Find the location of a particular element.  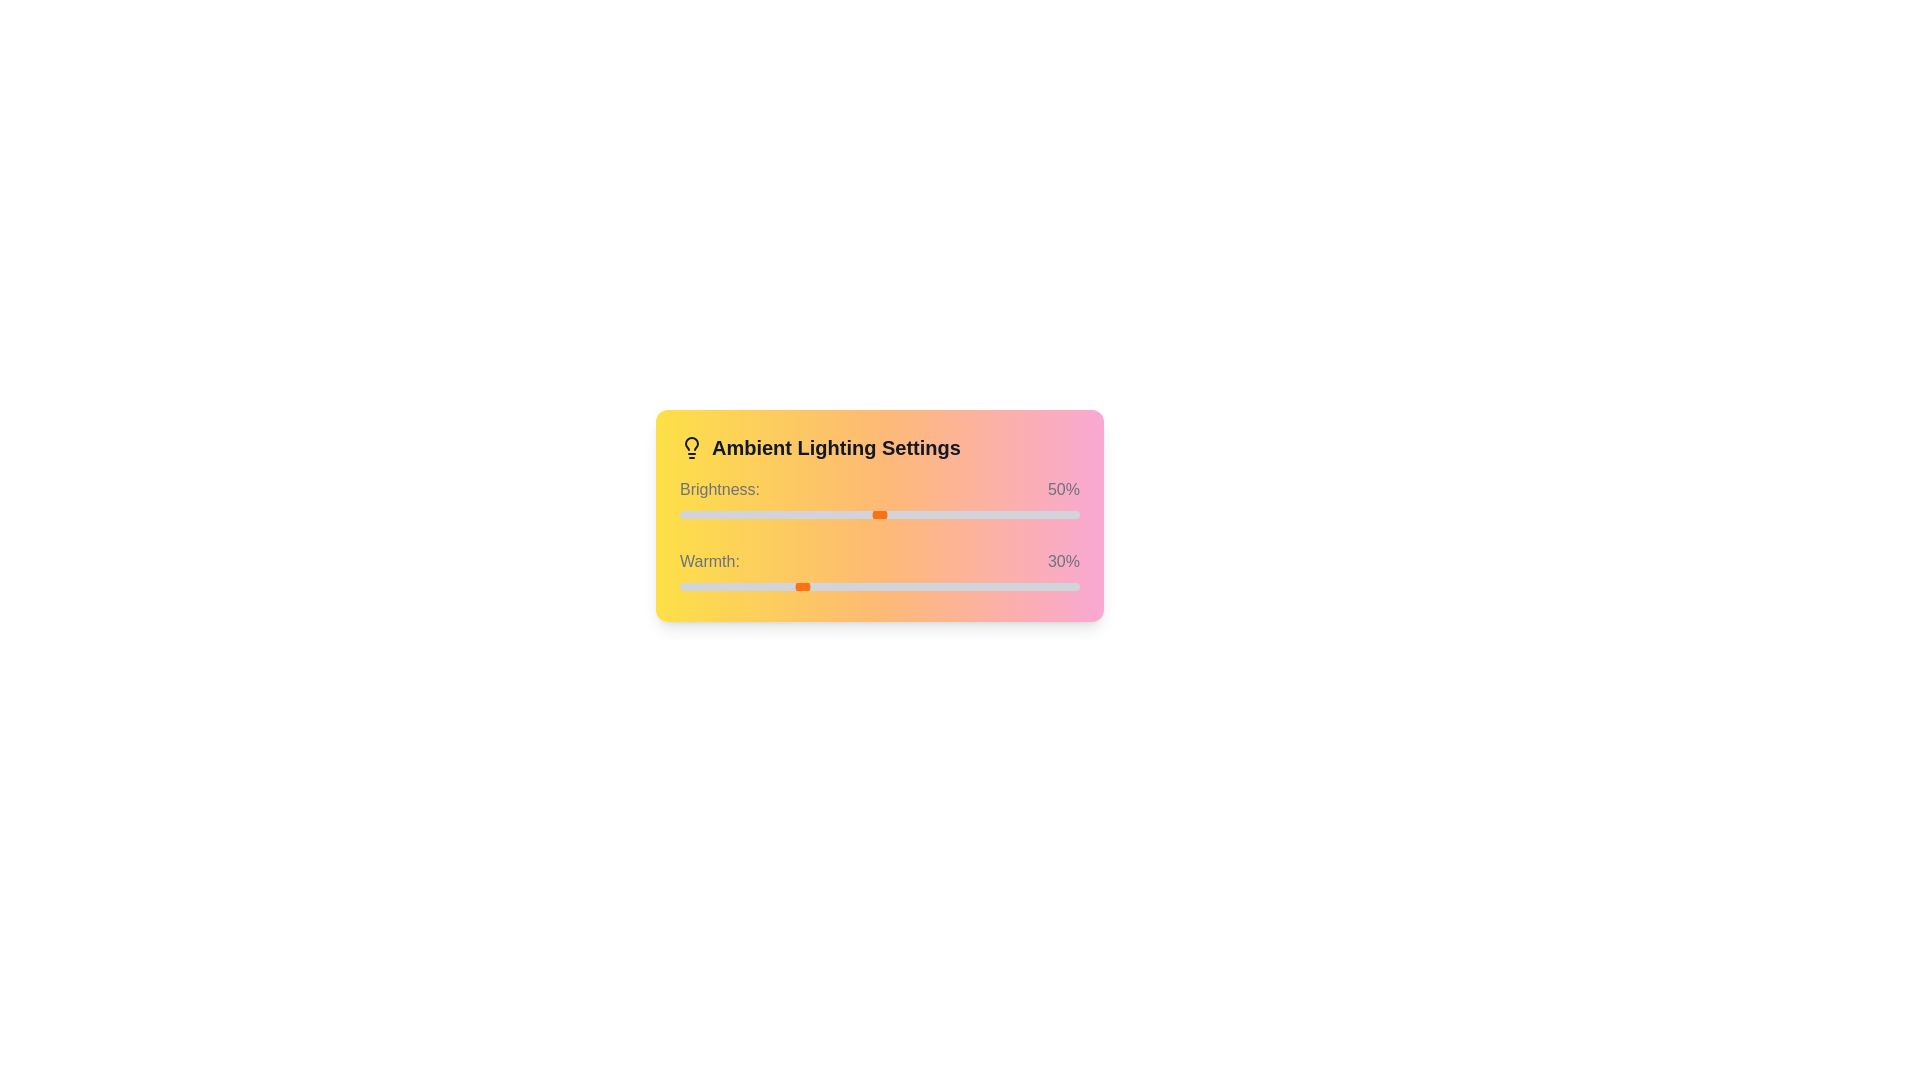

the warmth slider to 26% is located at coordinates (782, 585).